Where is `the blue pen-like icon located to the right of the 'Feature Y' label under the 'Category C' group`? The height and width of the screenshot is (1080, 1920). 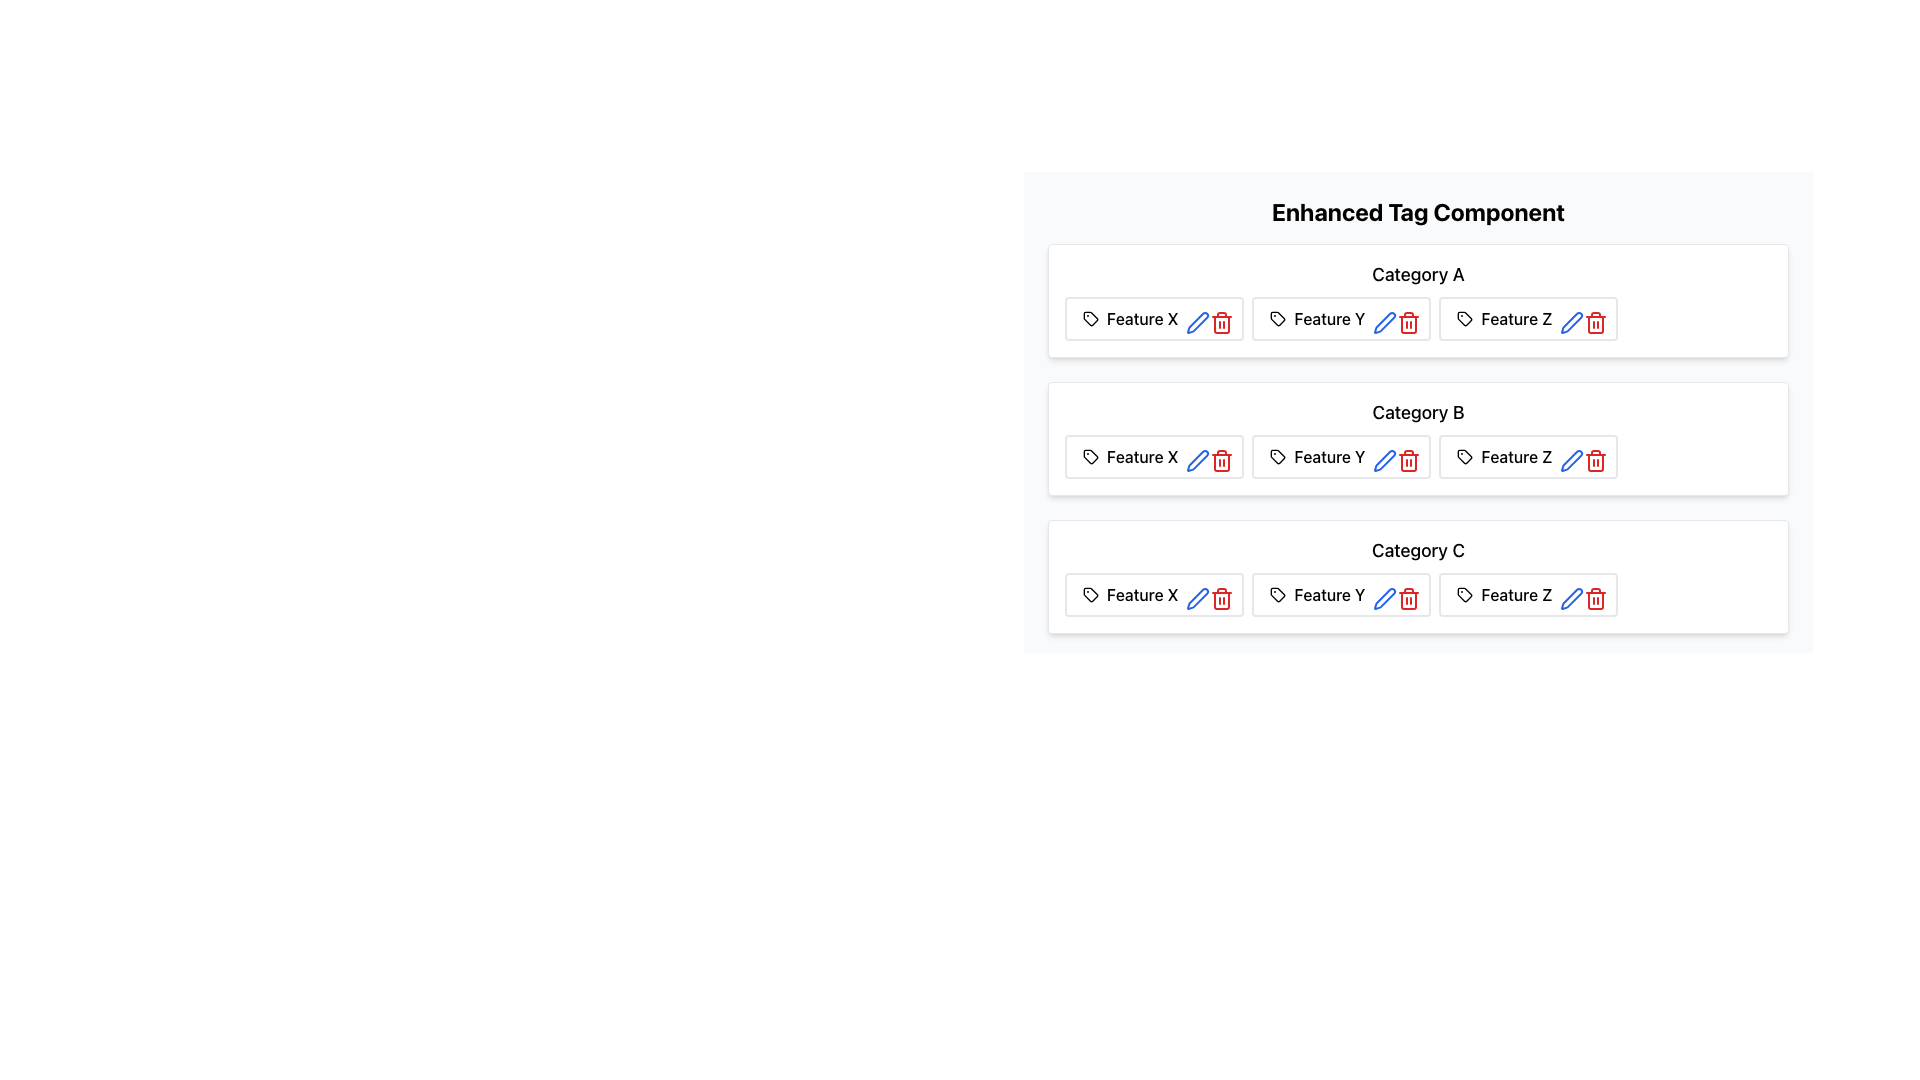
the blue pen-like icon located to the right of the 'Feature Y' label under the 'Category C' group is located at coordinates (1384, 597).